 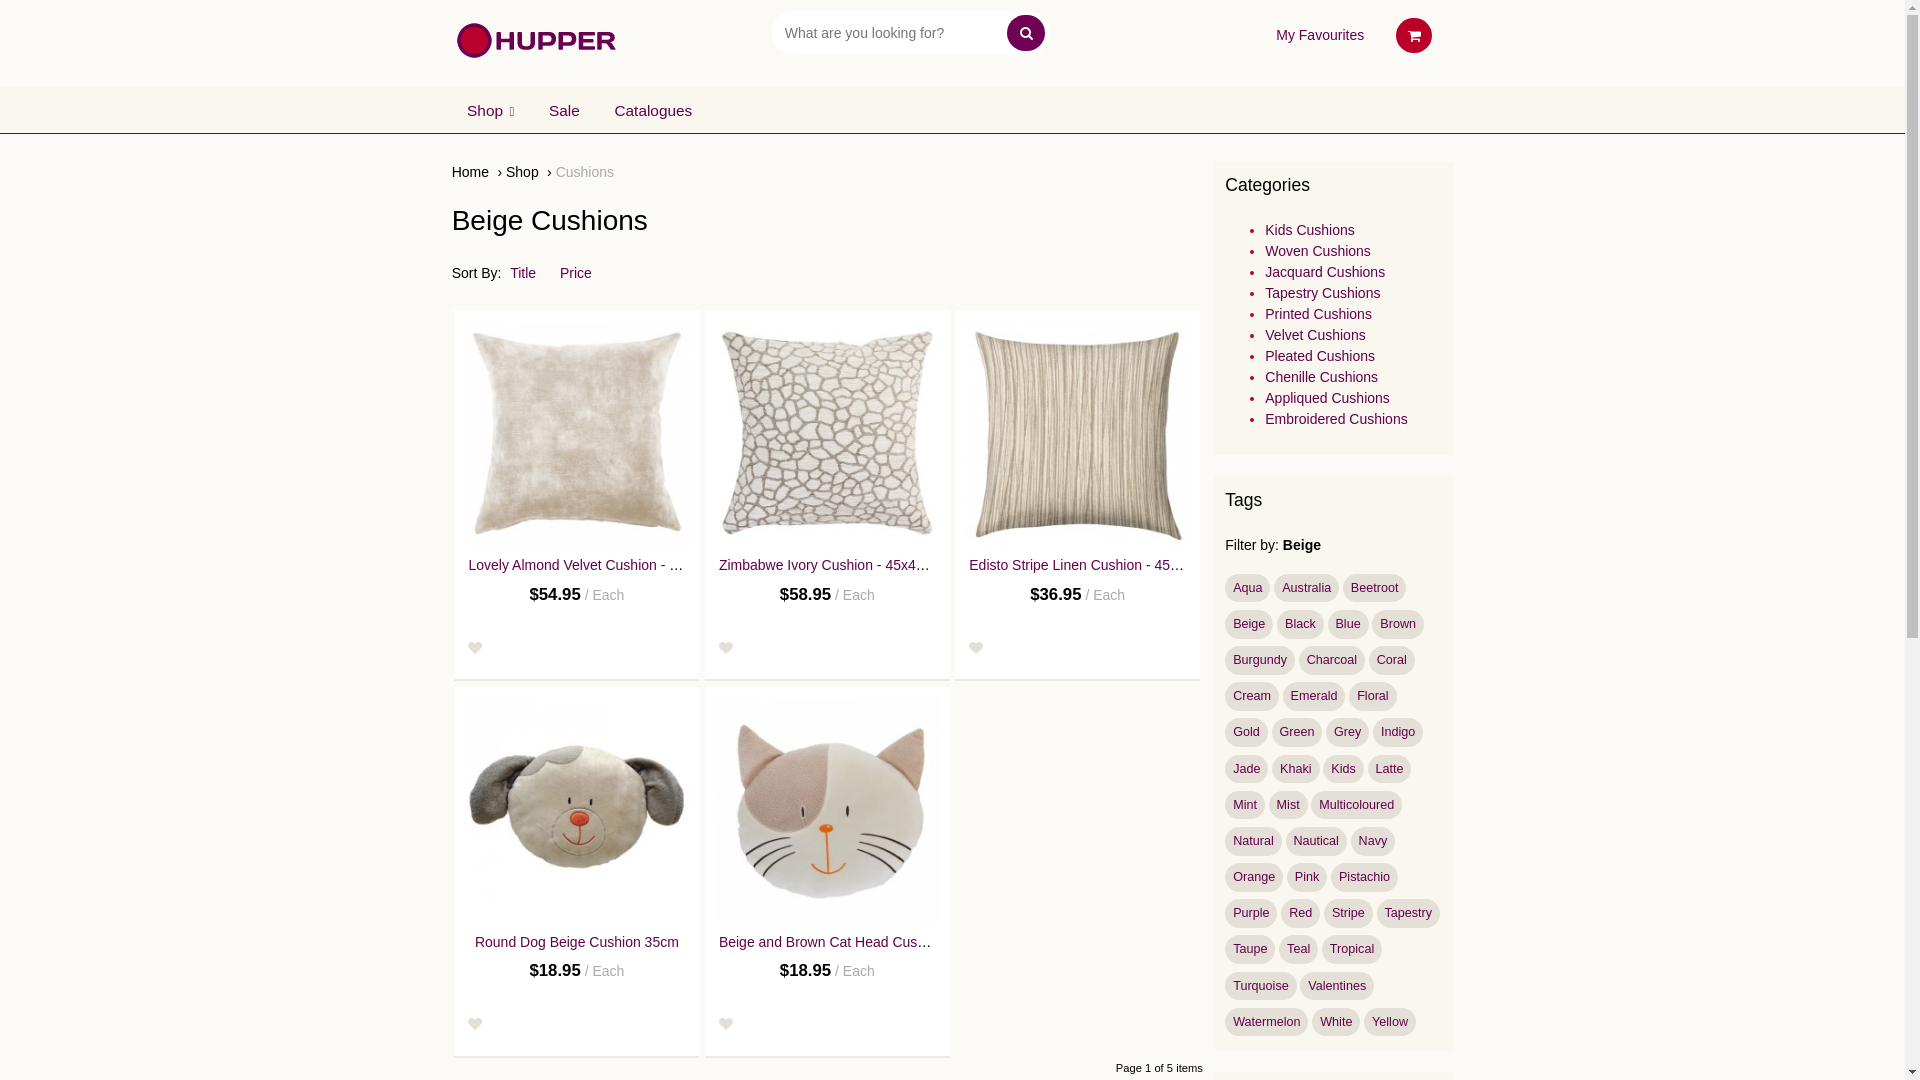 What do you see at coordinates (1367, 768) in the screenshot?
I see `'Latte'` at bounding box center [1367, 768].